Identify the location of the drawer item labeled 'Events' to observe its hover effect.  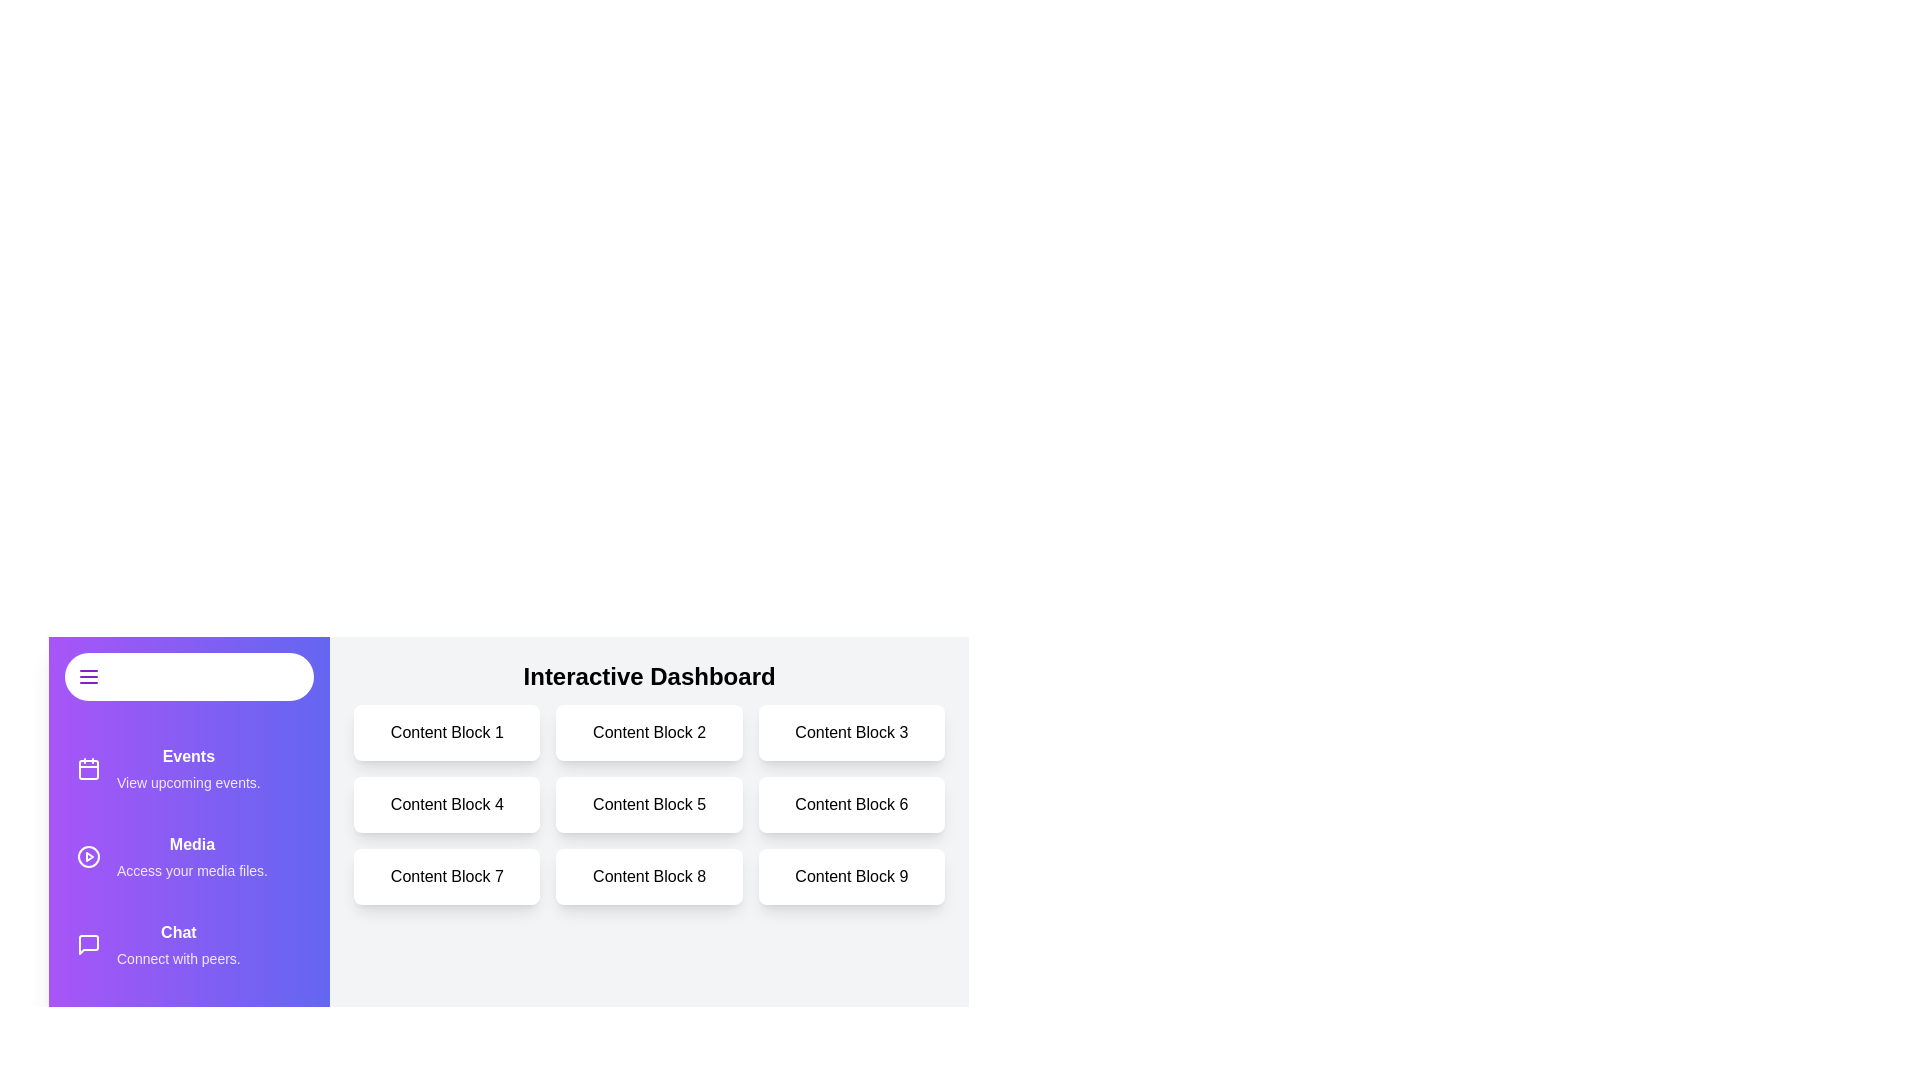
(189, 767).